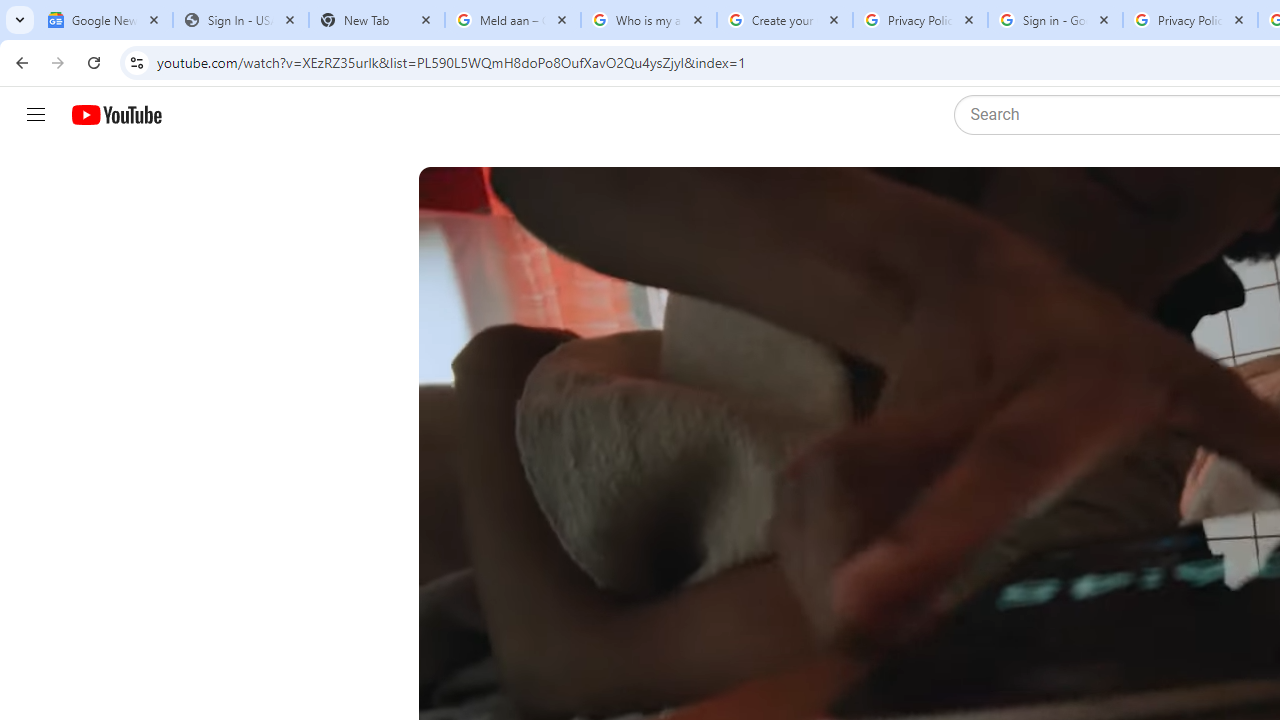 This screenshot has height=720, width=1280. I want to click on 'Who is my administrator? - Google Account Help', so click(648, 20).